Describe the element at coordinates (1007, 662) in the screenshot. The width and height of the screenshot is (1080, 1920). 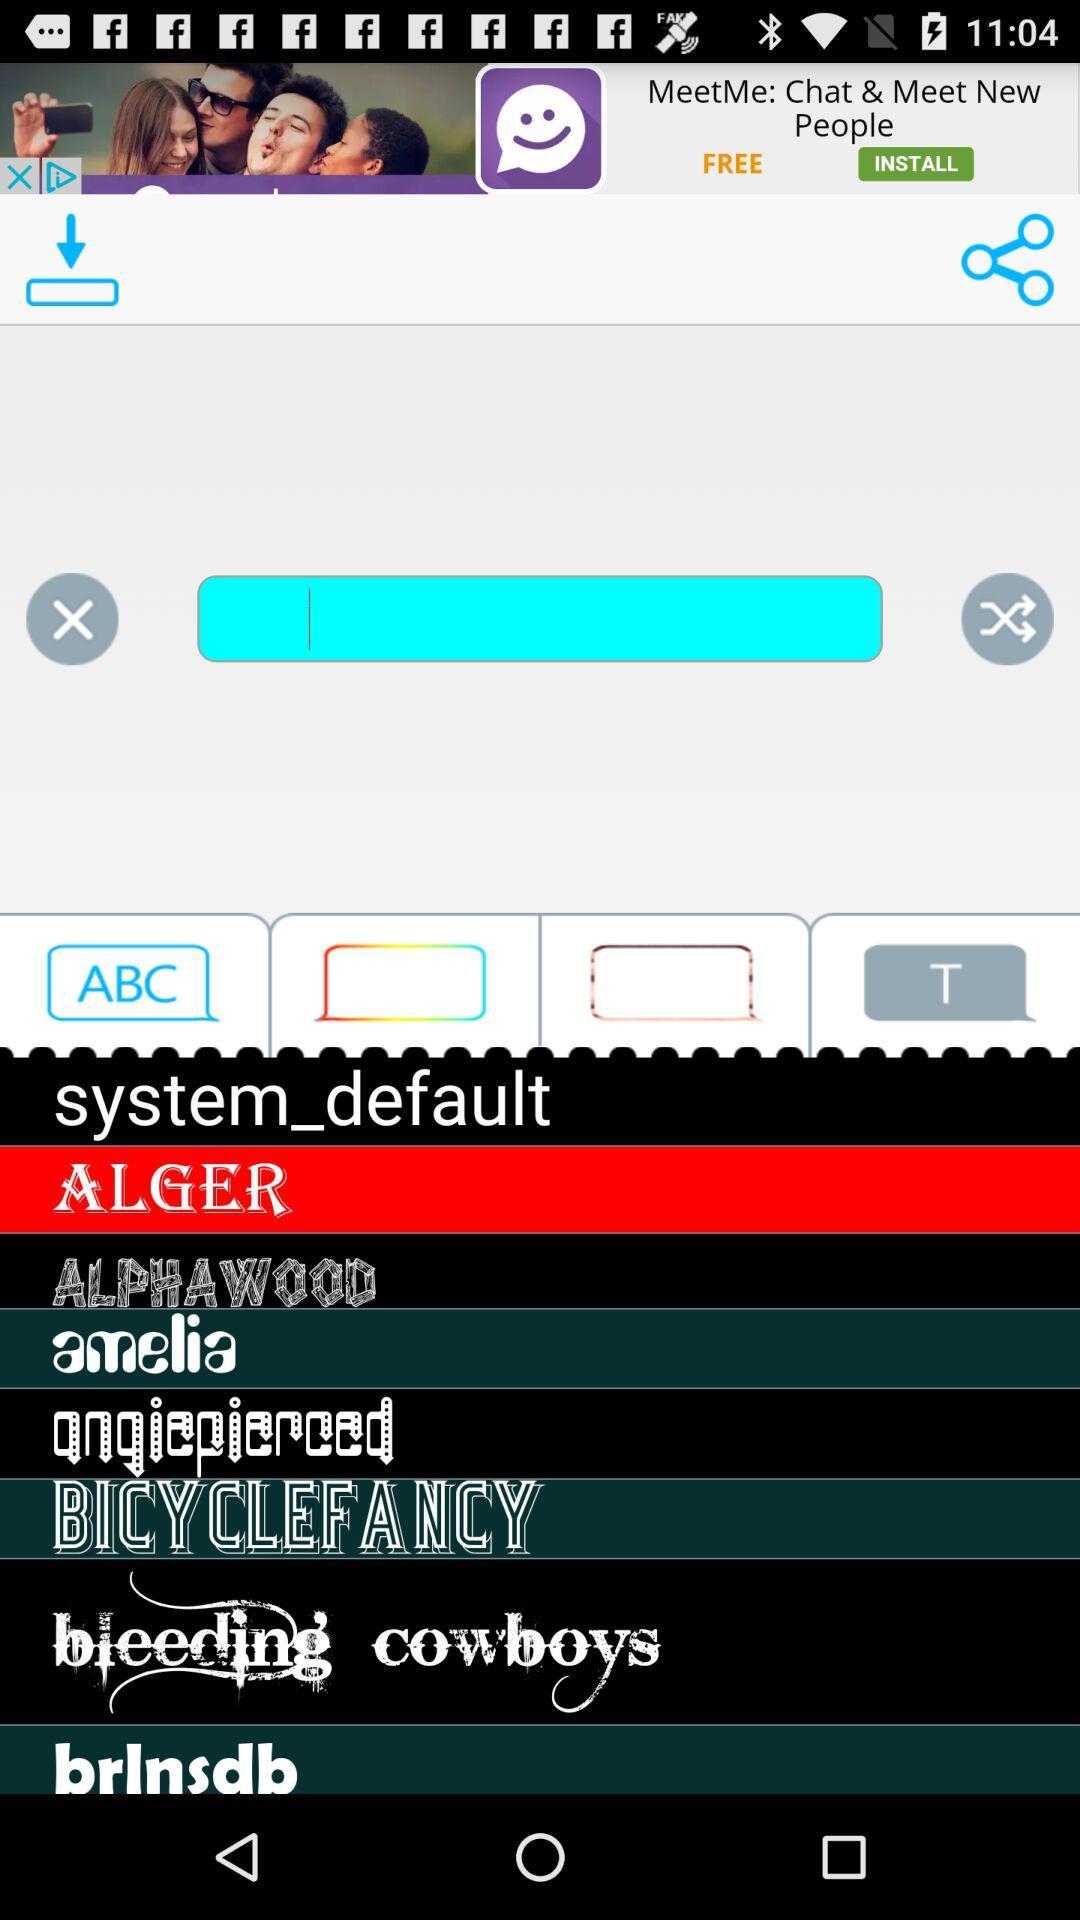
I see `the close icon` at that location.